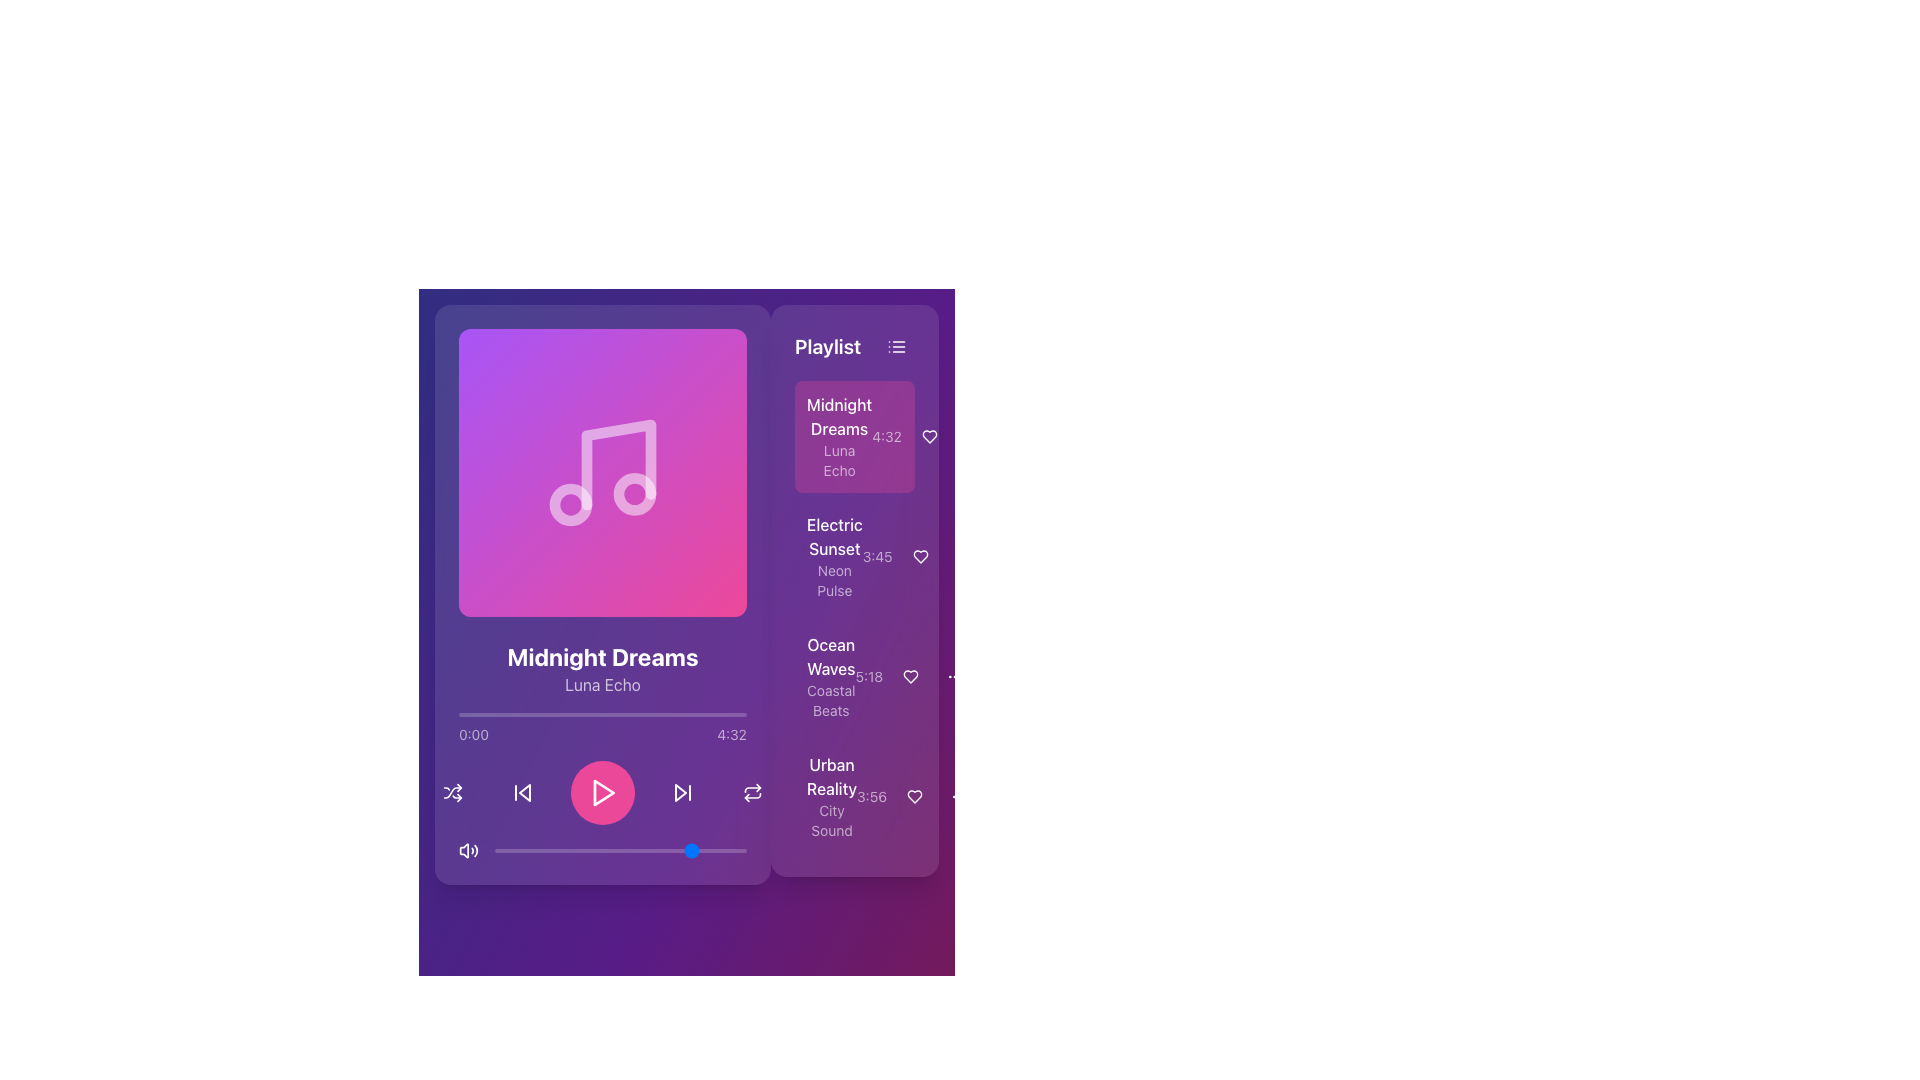 The width and height of the screenshot is (1920, 1080). What do you see at coordinates (602, 792) in the screenshot?
I see `the play button icon, which is a triangular shape pointing to the right, enclosed in a circular button with a pink background, located centrally within the button controls section of the media player interface` at bounding box center [602, 792].